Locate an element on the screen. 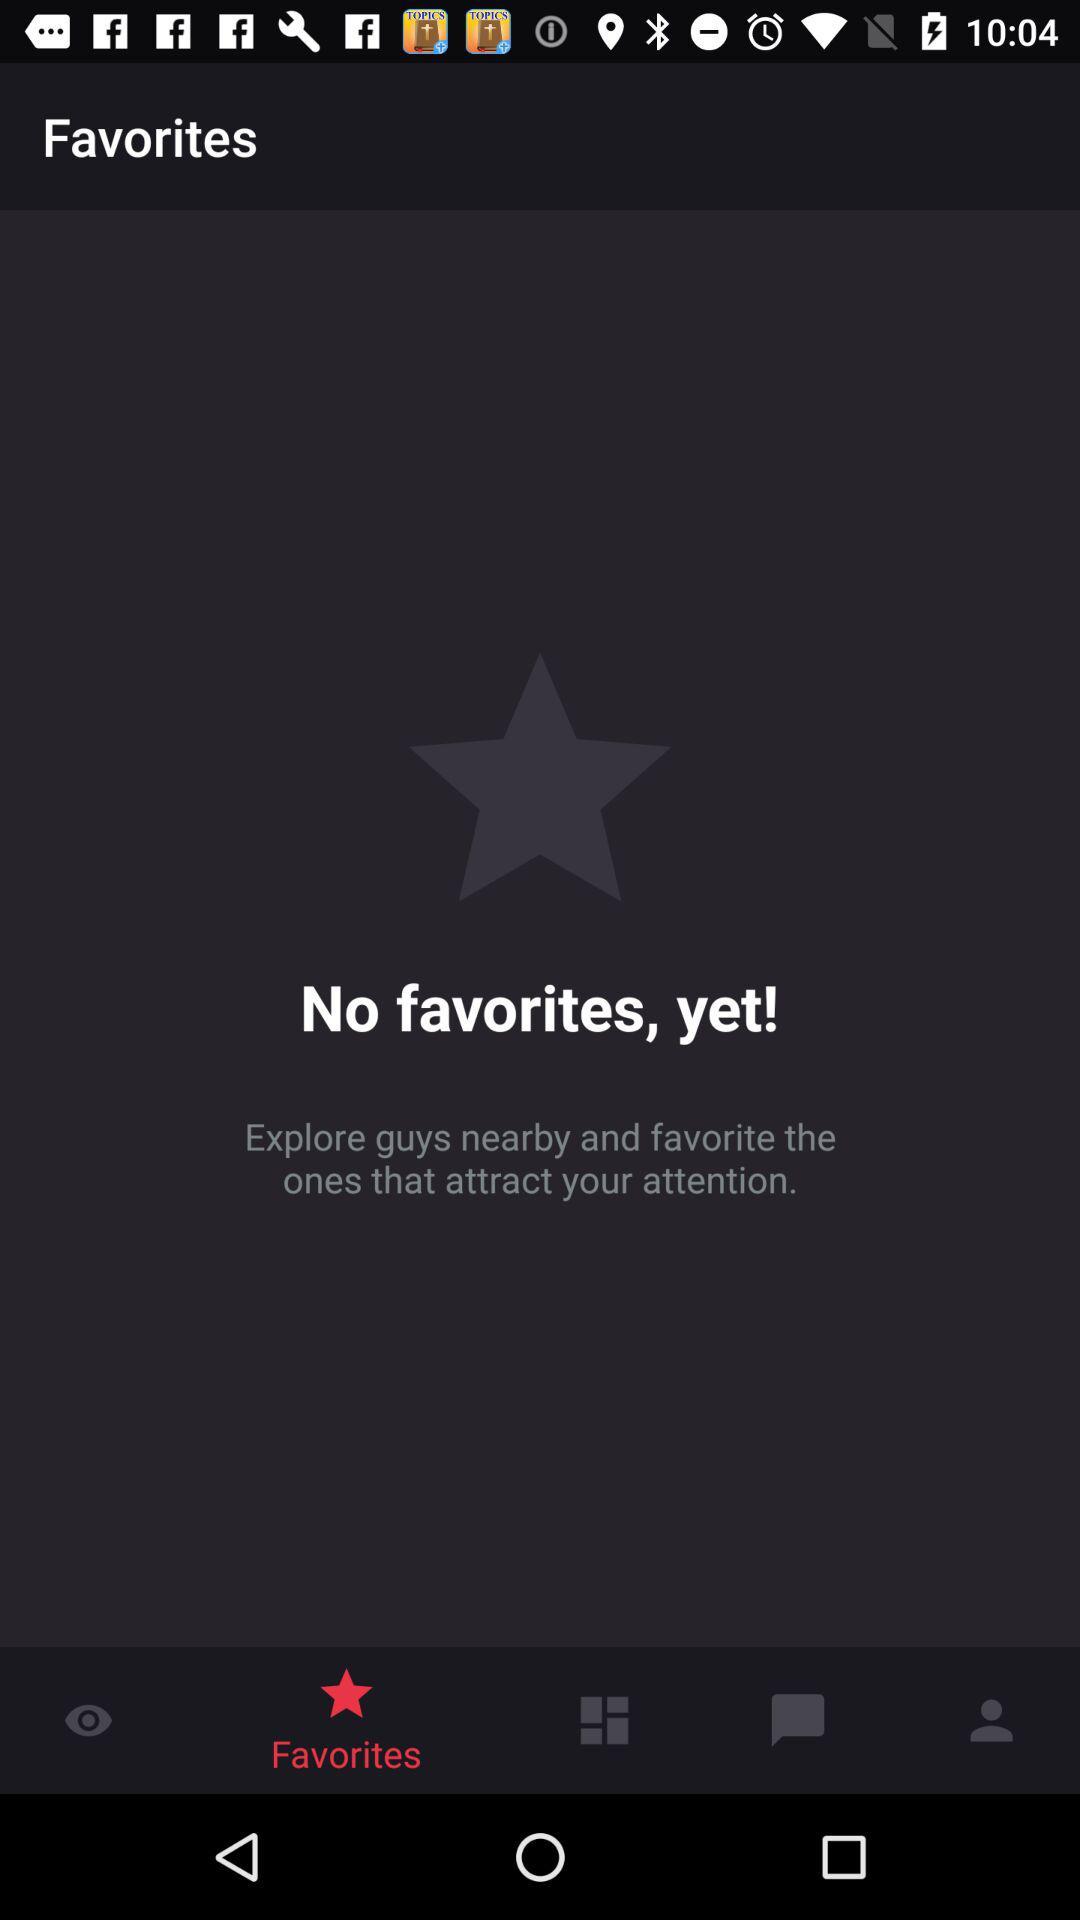  the icon to the left side of favorites in the bottom left corner is located at coordinates (87, 1698).